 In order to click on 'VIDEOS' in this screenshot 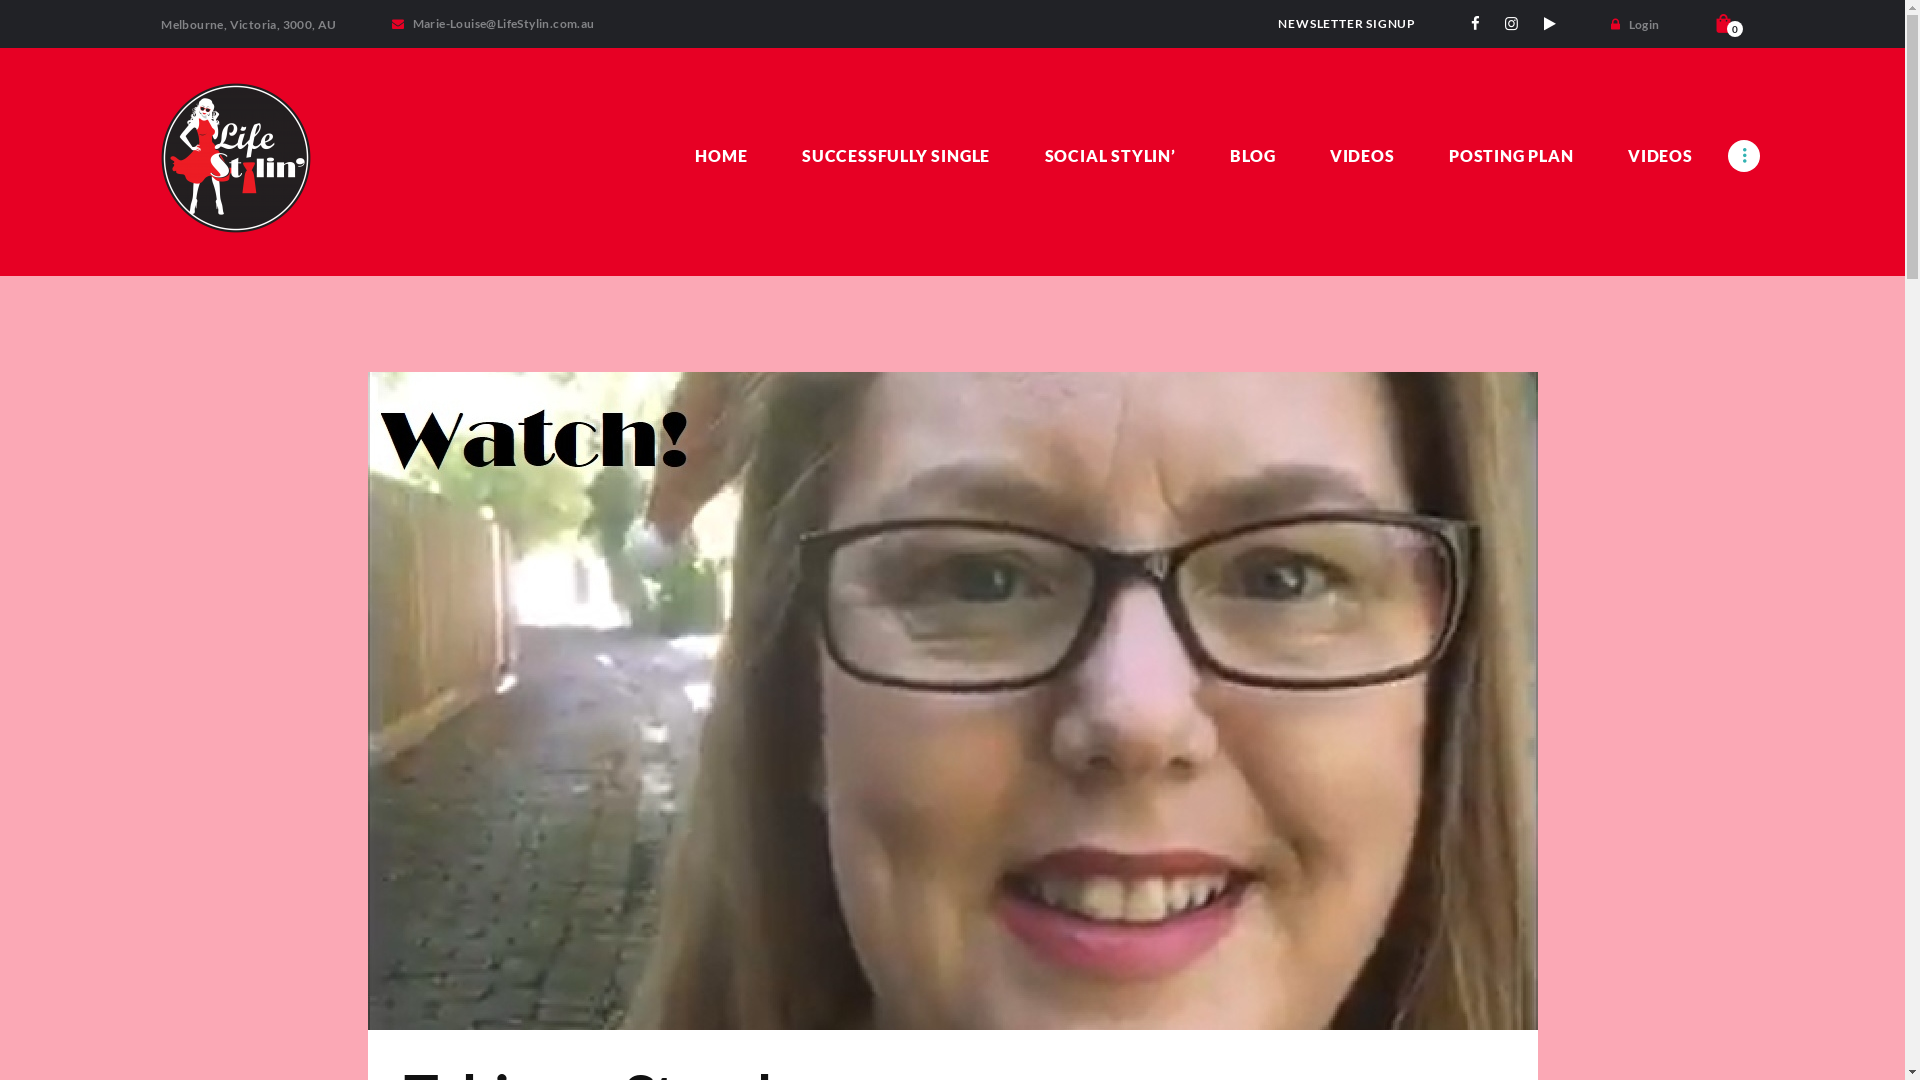, I will do `click(1361, 154)`.